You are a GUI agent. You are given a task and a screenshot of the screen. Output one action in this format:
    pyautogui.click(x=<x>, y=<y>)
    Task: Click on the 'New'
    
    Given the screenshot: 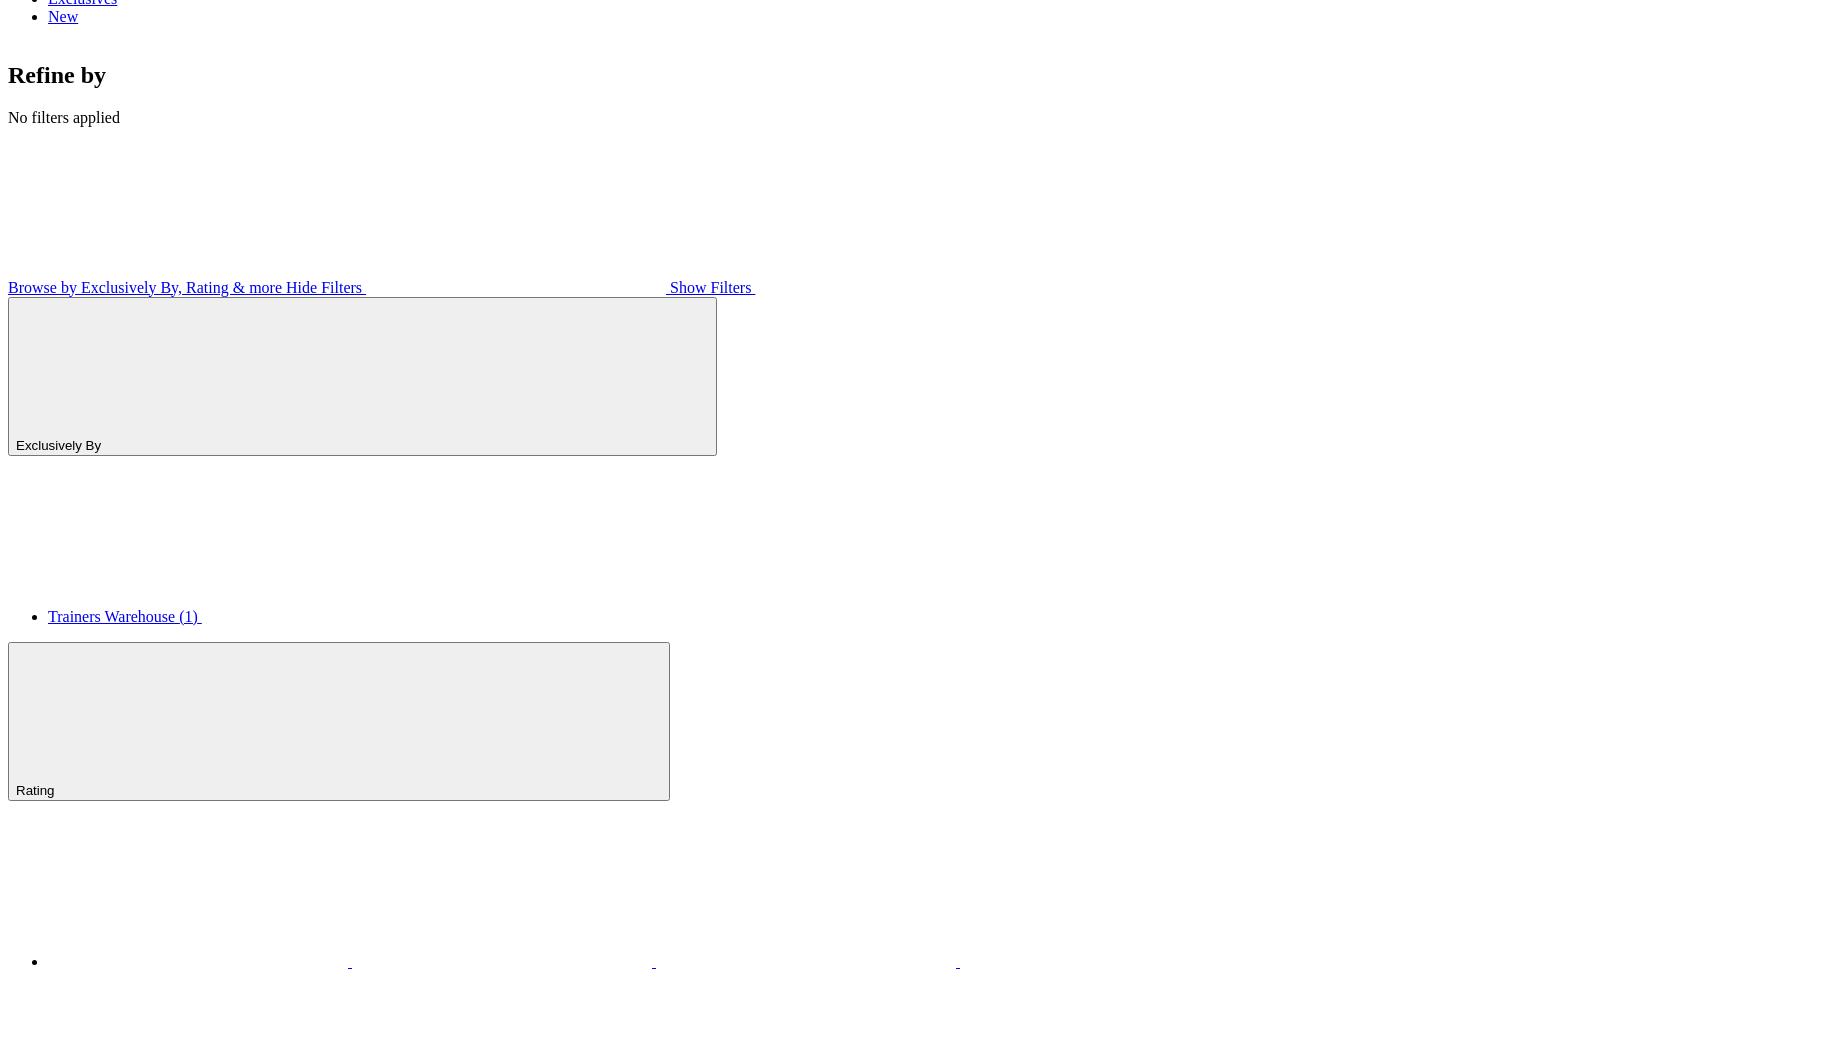 What is the action you would take?
    pyautogui.click(x=47, y=15)
    